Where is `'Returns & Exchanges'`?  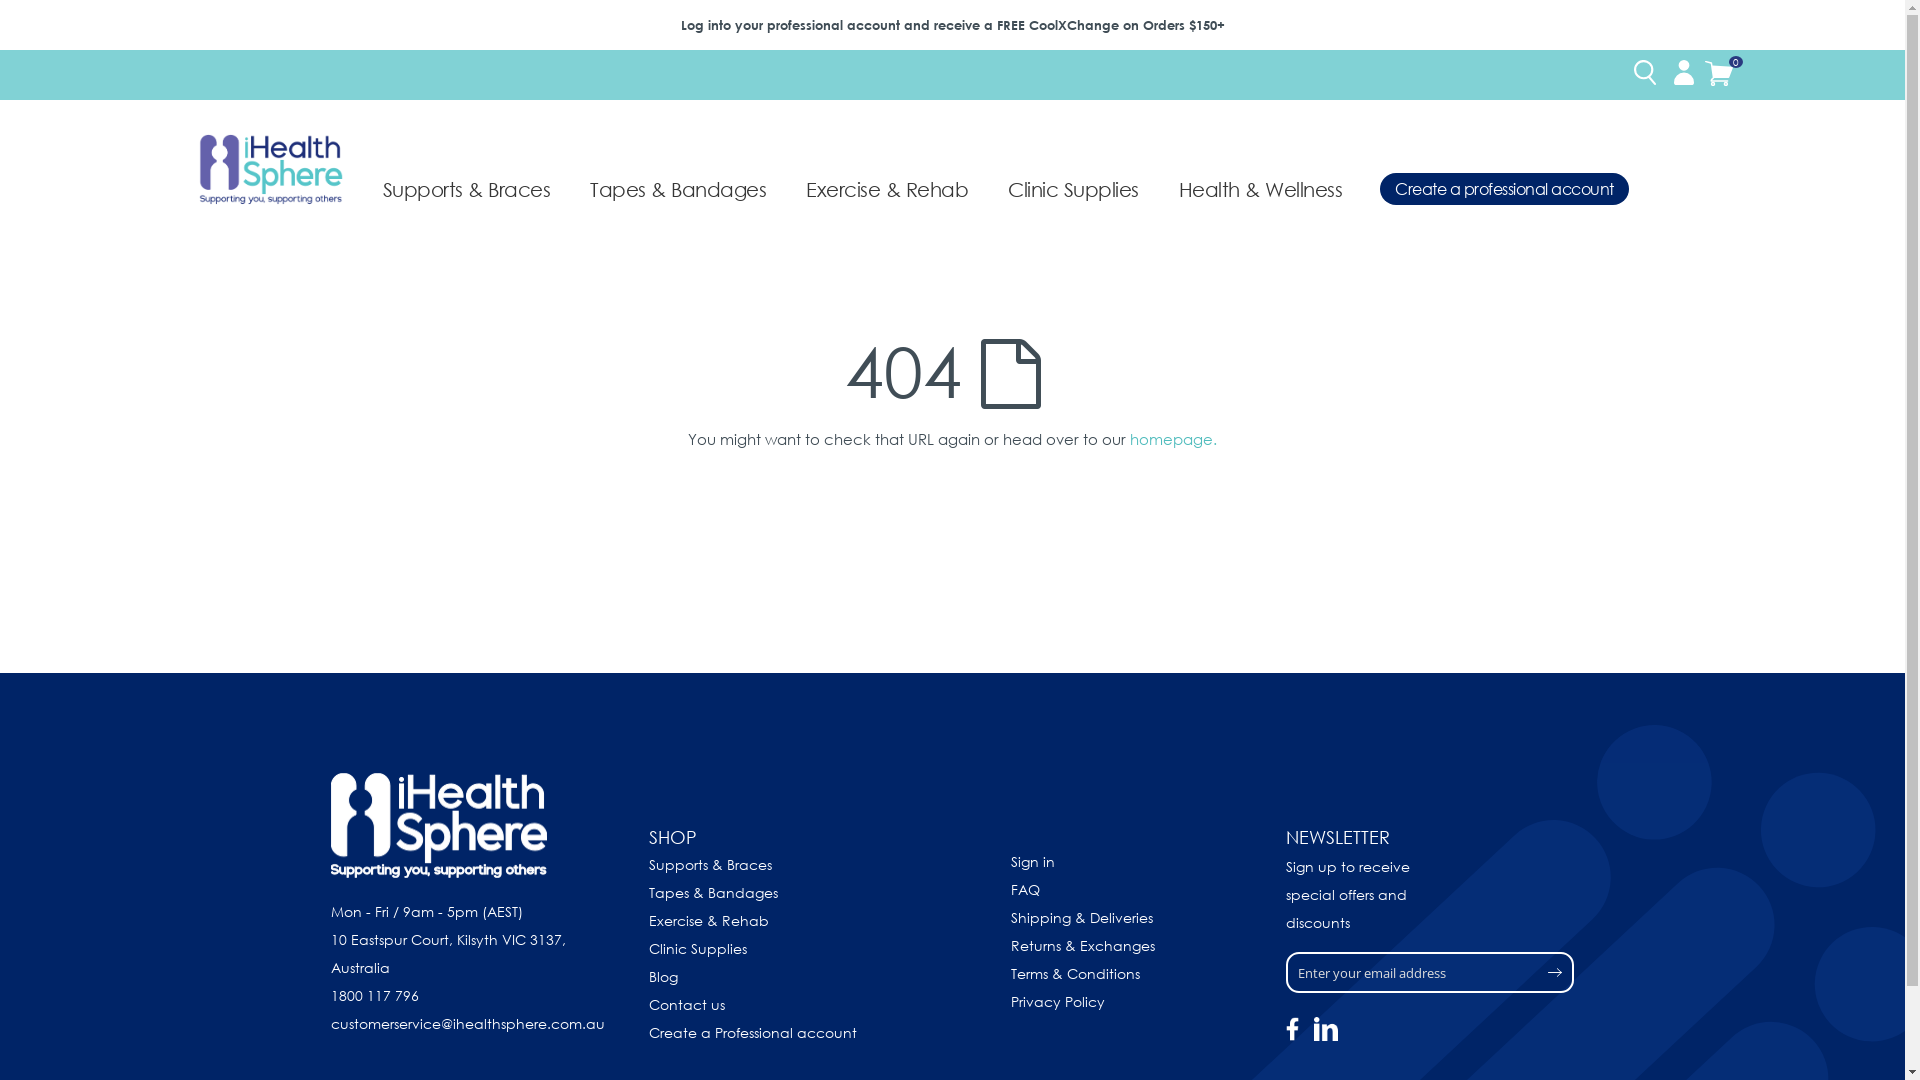
'Returns & Exchanges' is located at coordinates (1082, 945).